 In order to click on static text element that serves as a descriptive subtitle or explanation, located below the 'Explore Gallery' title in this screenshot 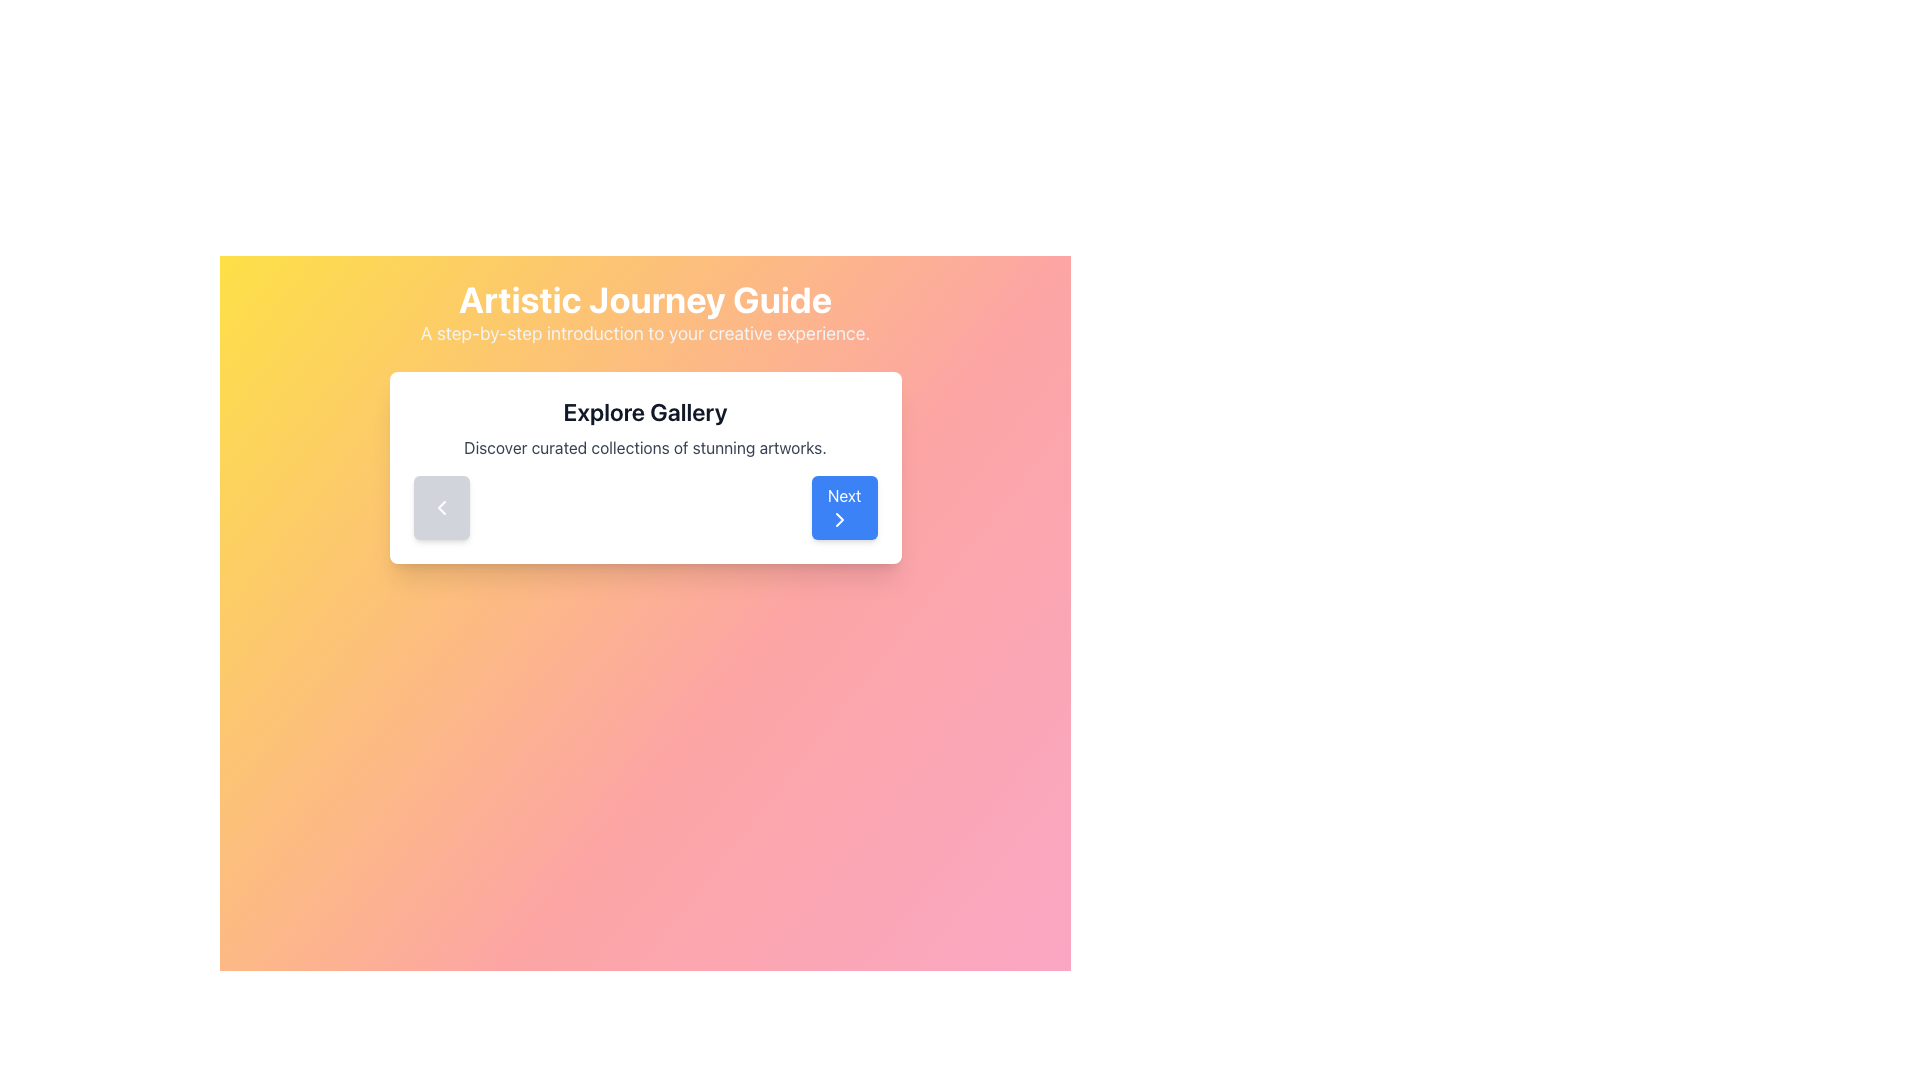, I will do `click(645, 446)`.